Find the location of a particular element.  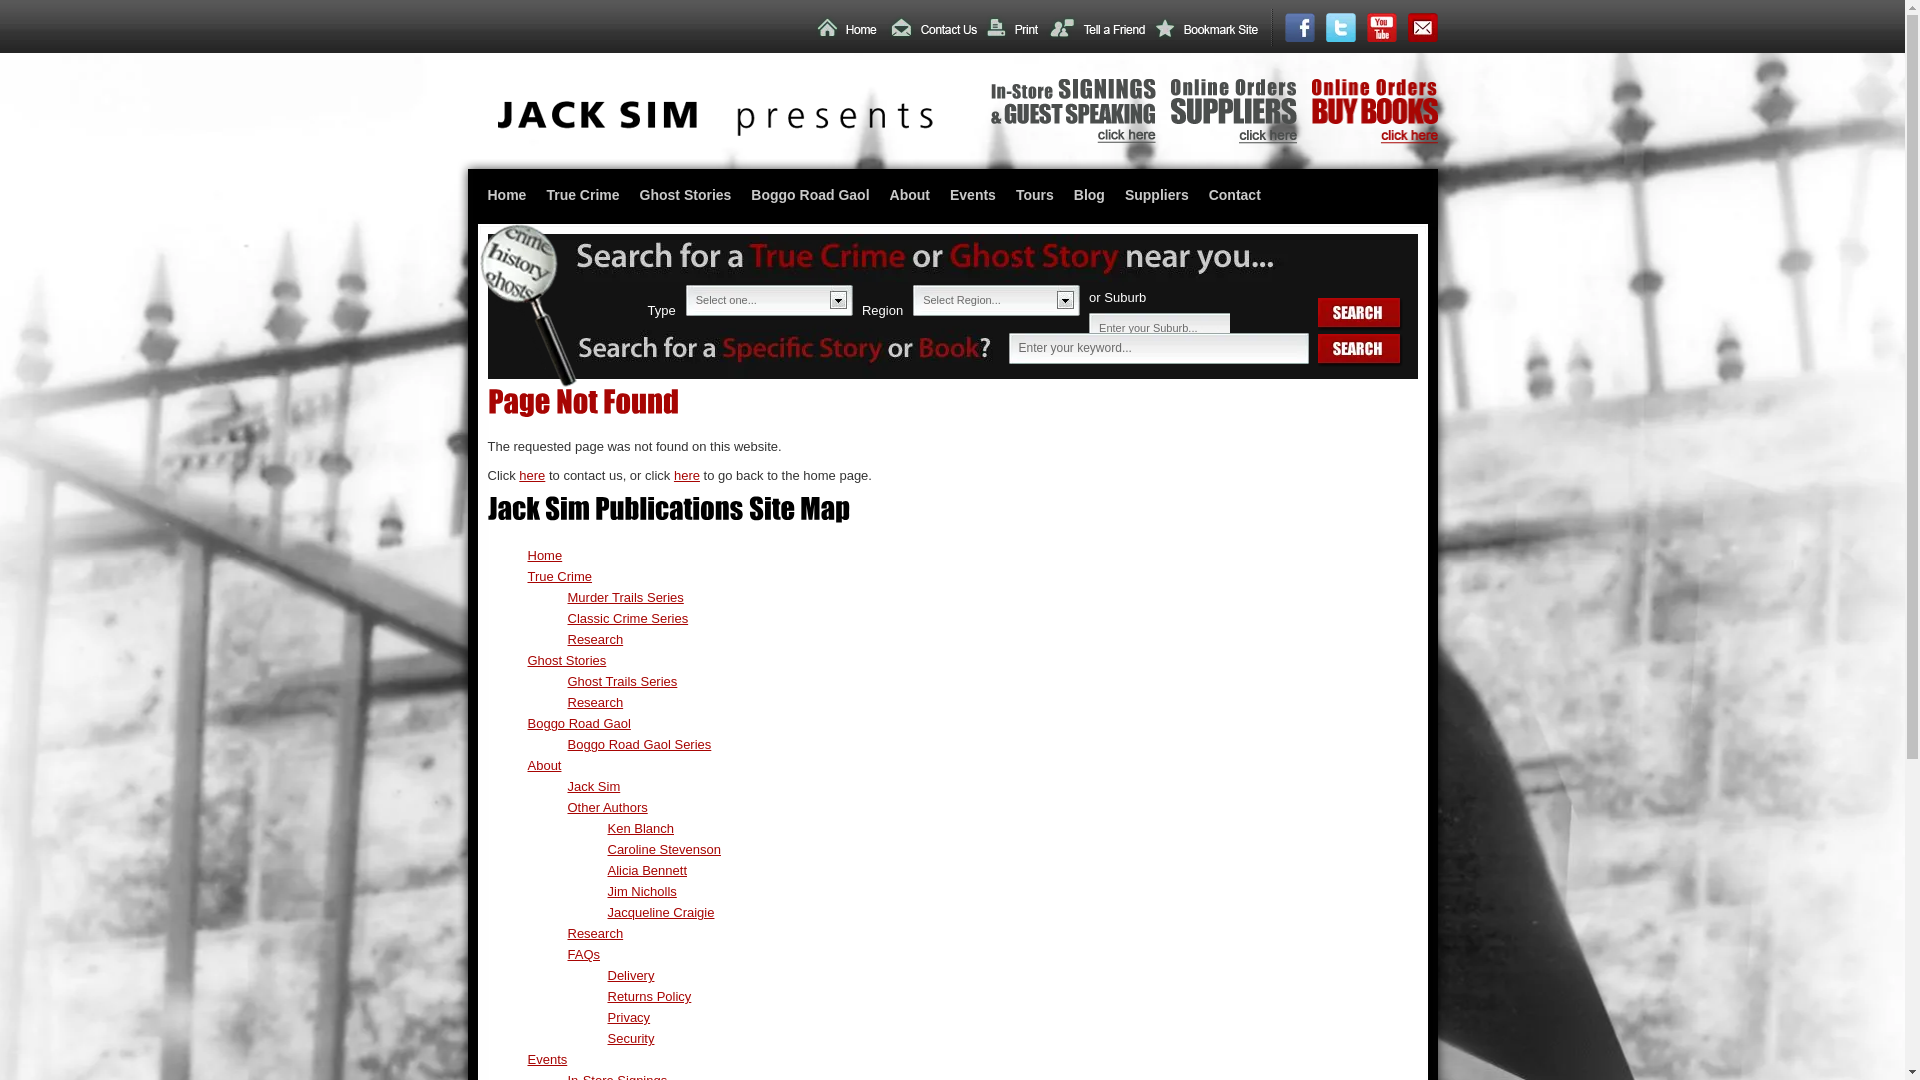

'Online Orders Suppliers' is located at coordinates (1232, 138).